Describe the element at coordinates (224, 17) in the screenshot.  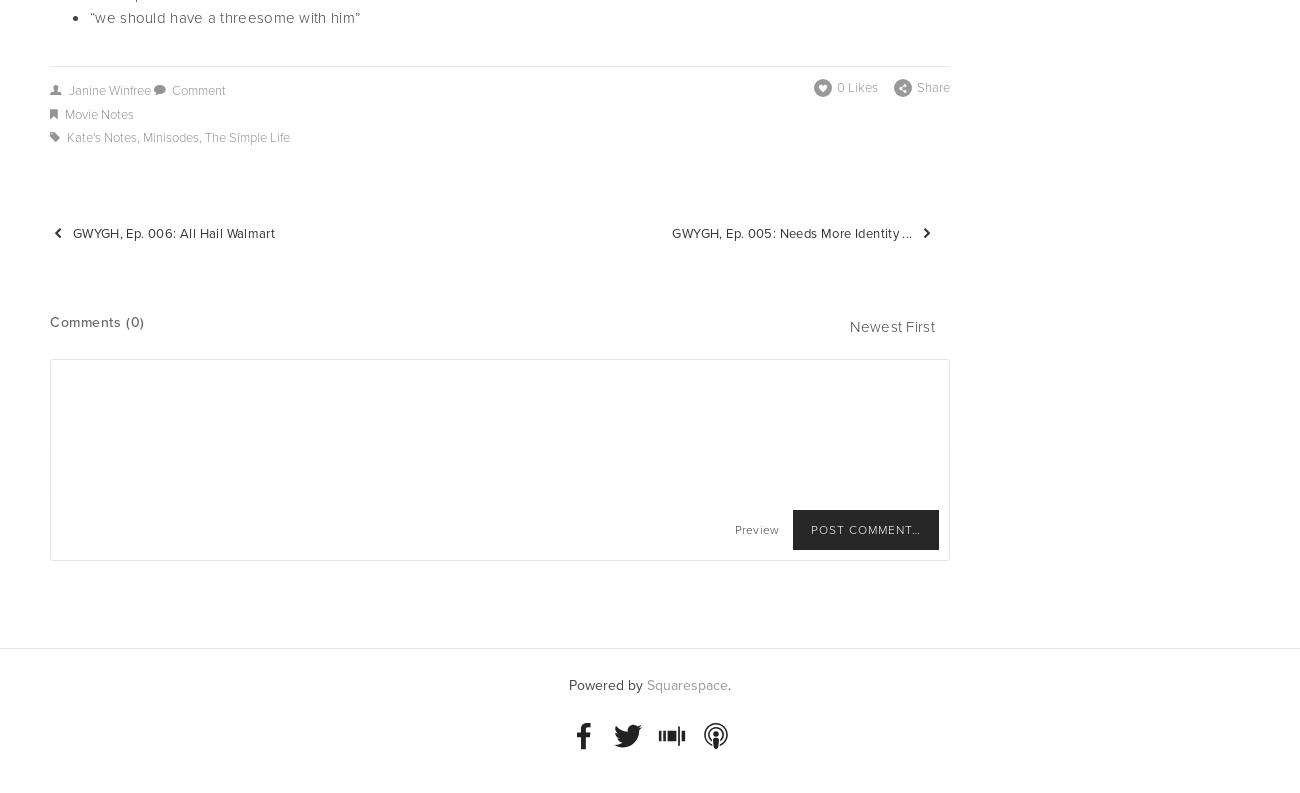
I see `'“we should have a threesome with him”'` at that location.